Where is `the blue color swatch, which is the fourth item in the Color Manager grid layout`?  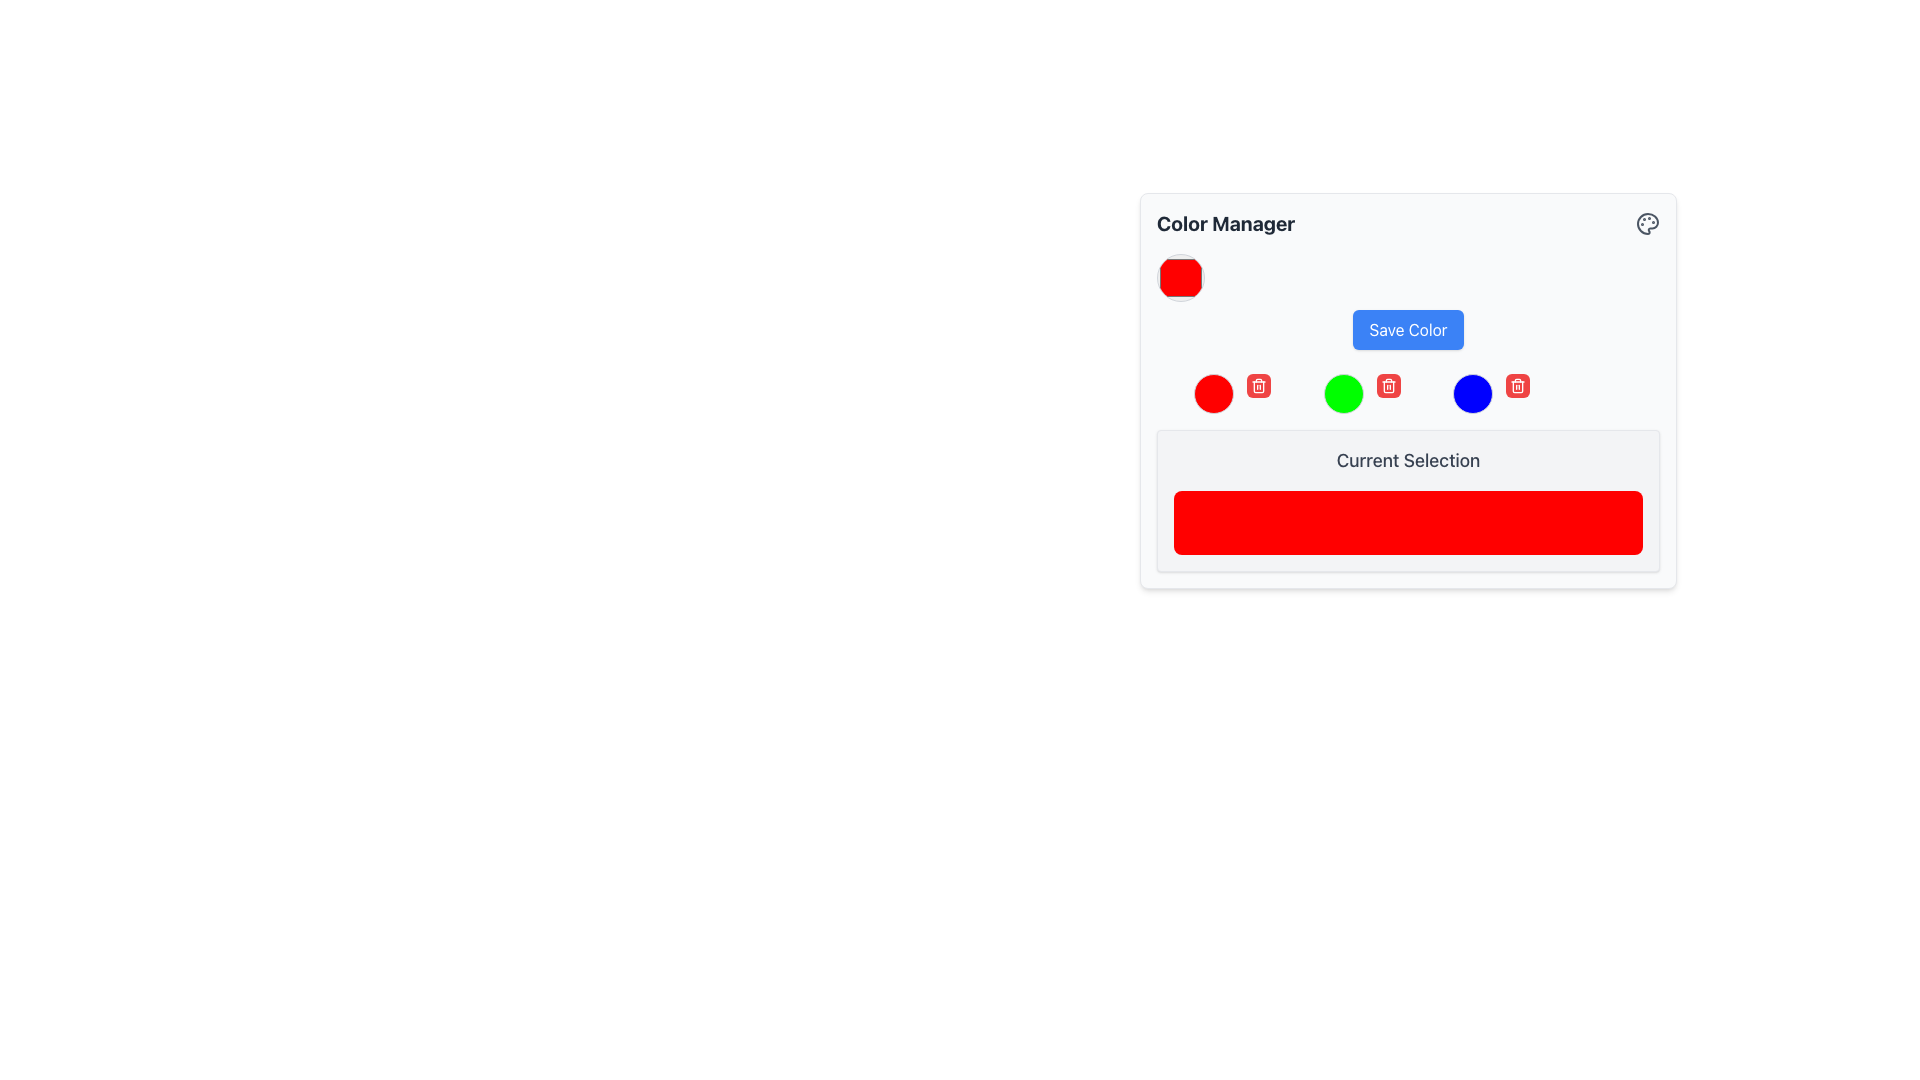 the blue color swatch, which is the fourth item in the Color Manager grid layout is located at coordinates (1473, 393).